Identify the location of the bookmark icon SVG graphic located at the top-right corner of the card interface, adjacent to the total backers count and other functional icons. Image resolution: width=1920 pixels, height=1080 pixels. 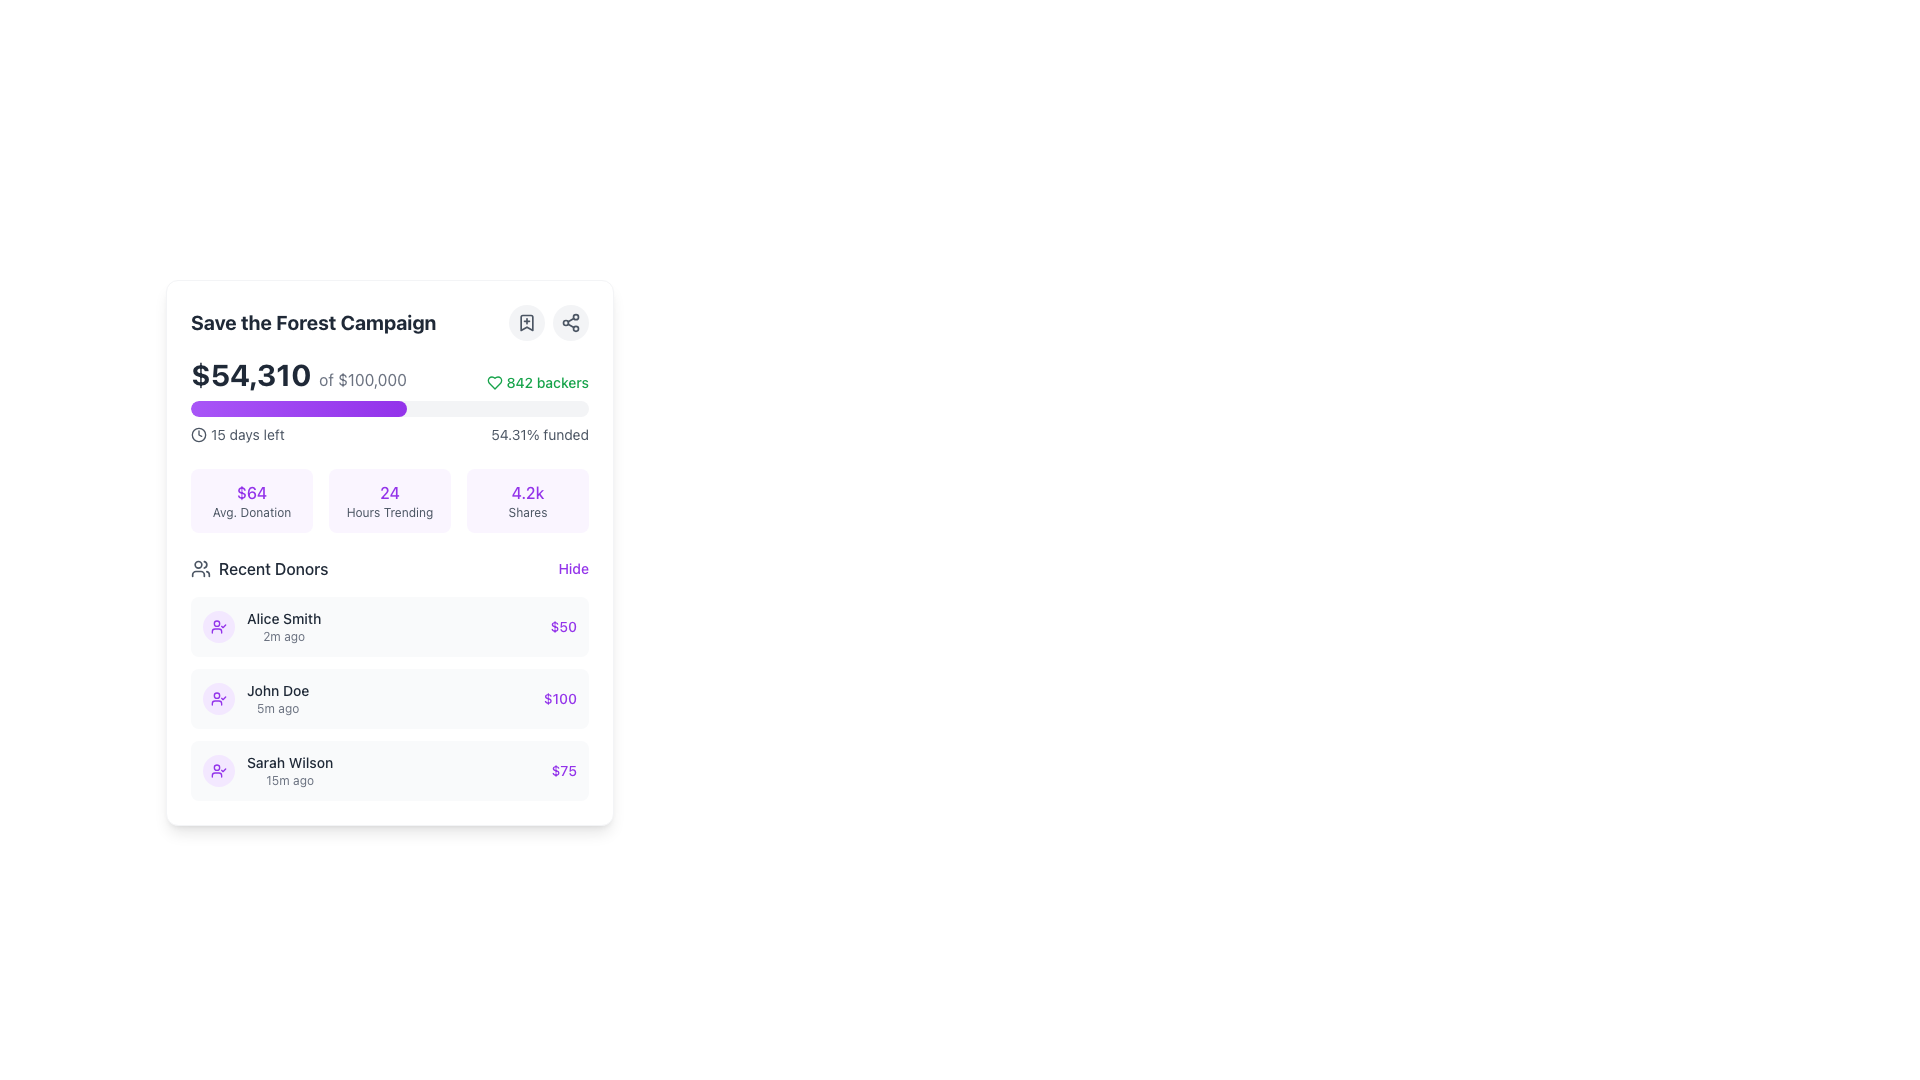
(527, 322).